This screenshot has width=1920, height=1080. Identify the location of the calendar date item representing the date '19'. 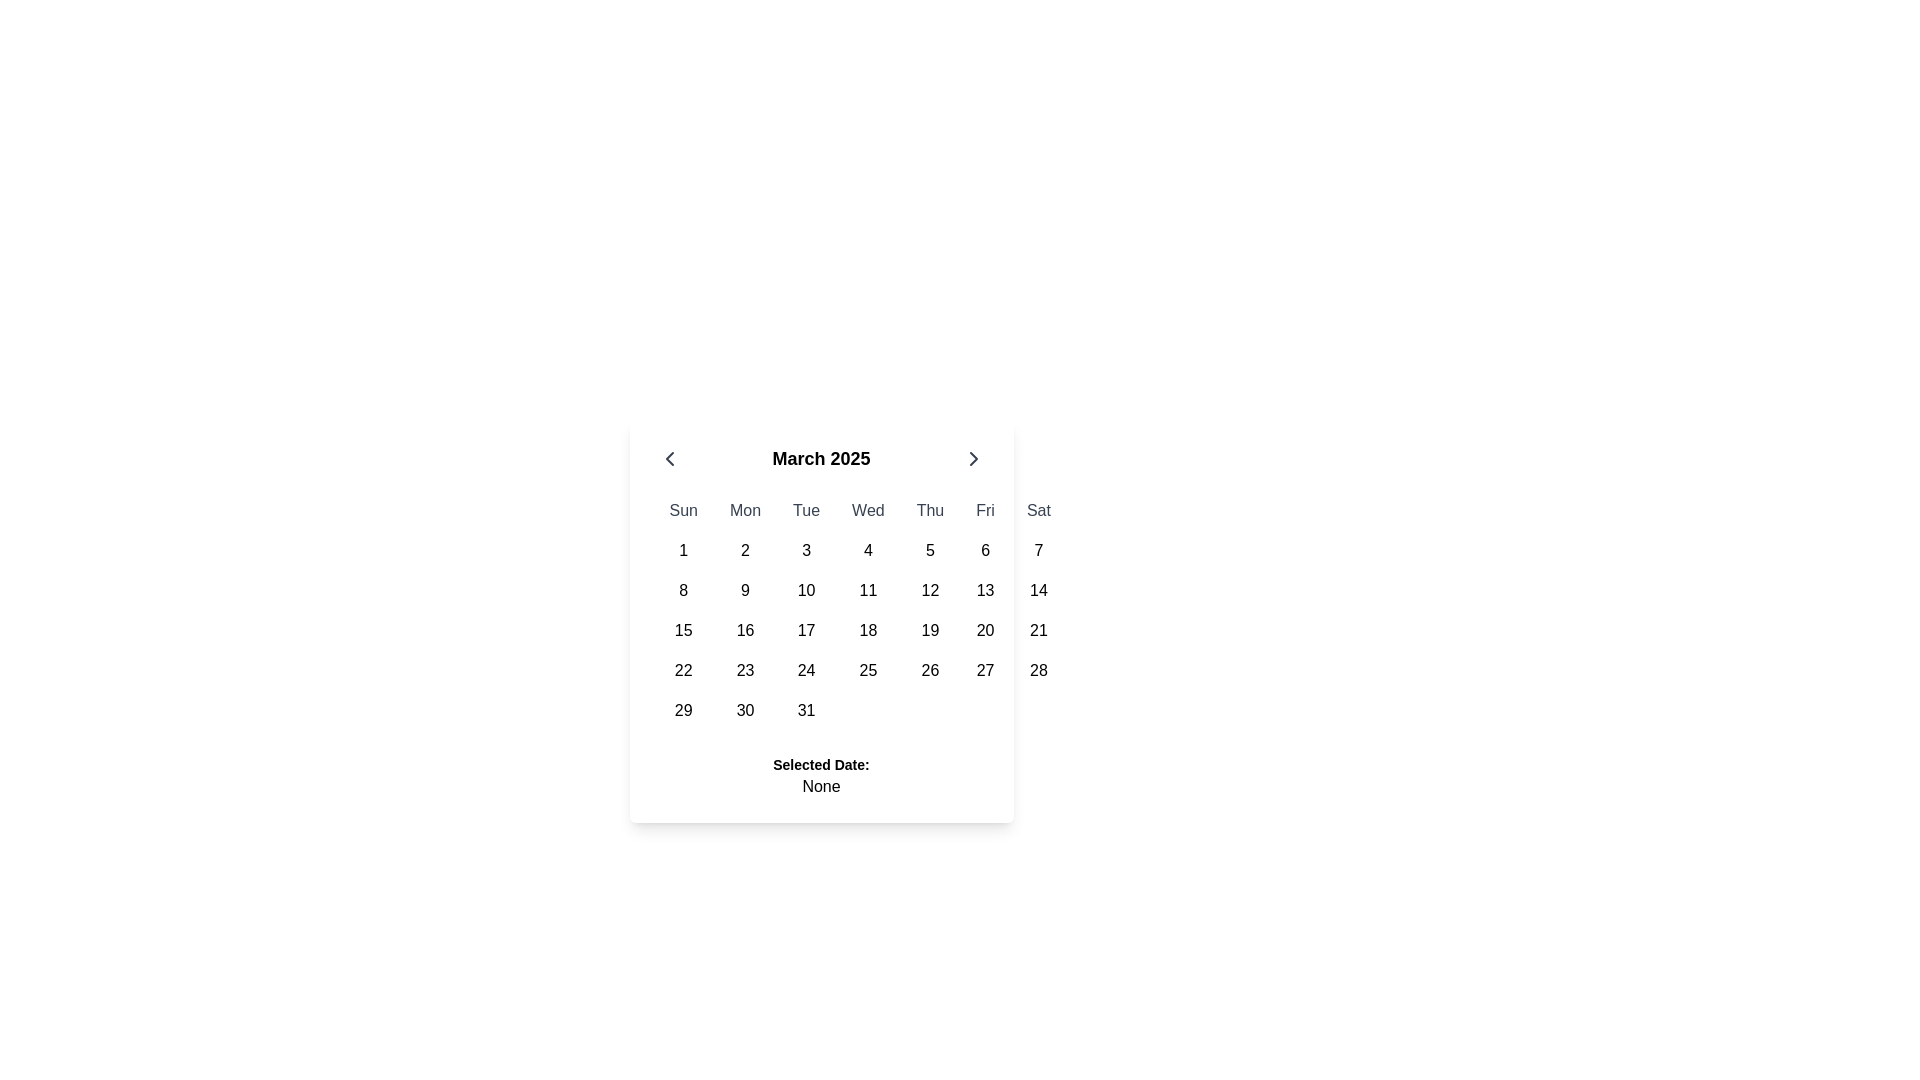
(929, 631).